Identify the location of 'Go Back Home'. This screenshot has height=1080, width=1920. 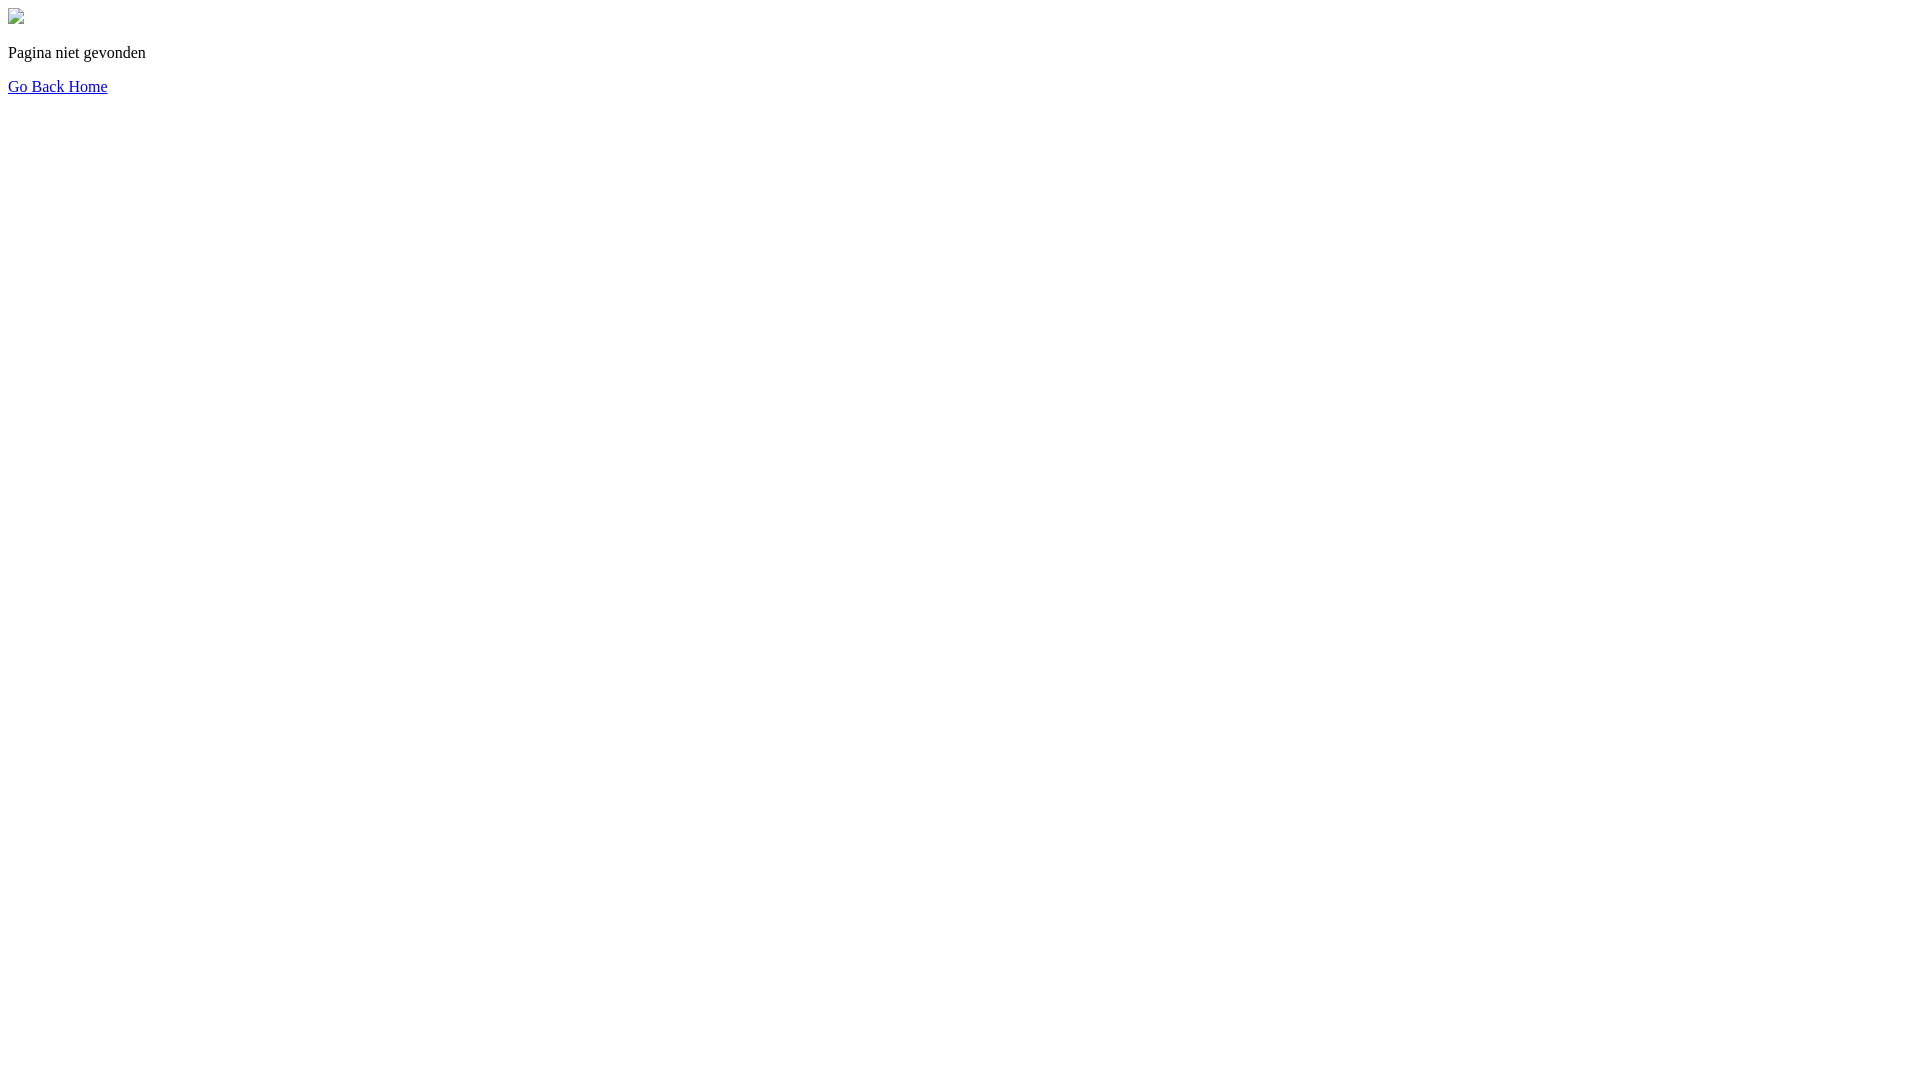
(57, 85).